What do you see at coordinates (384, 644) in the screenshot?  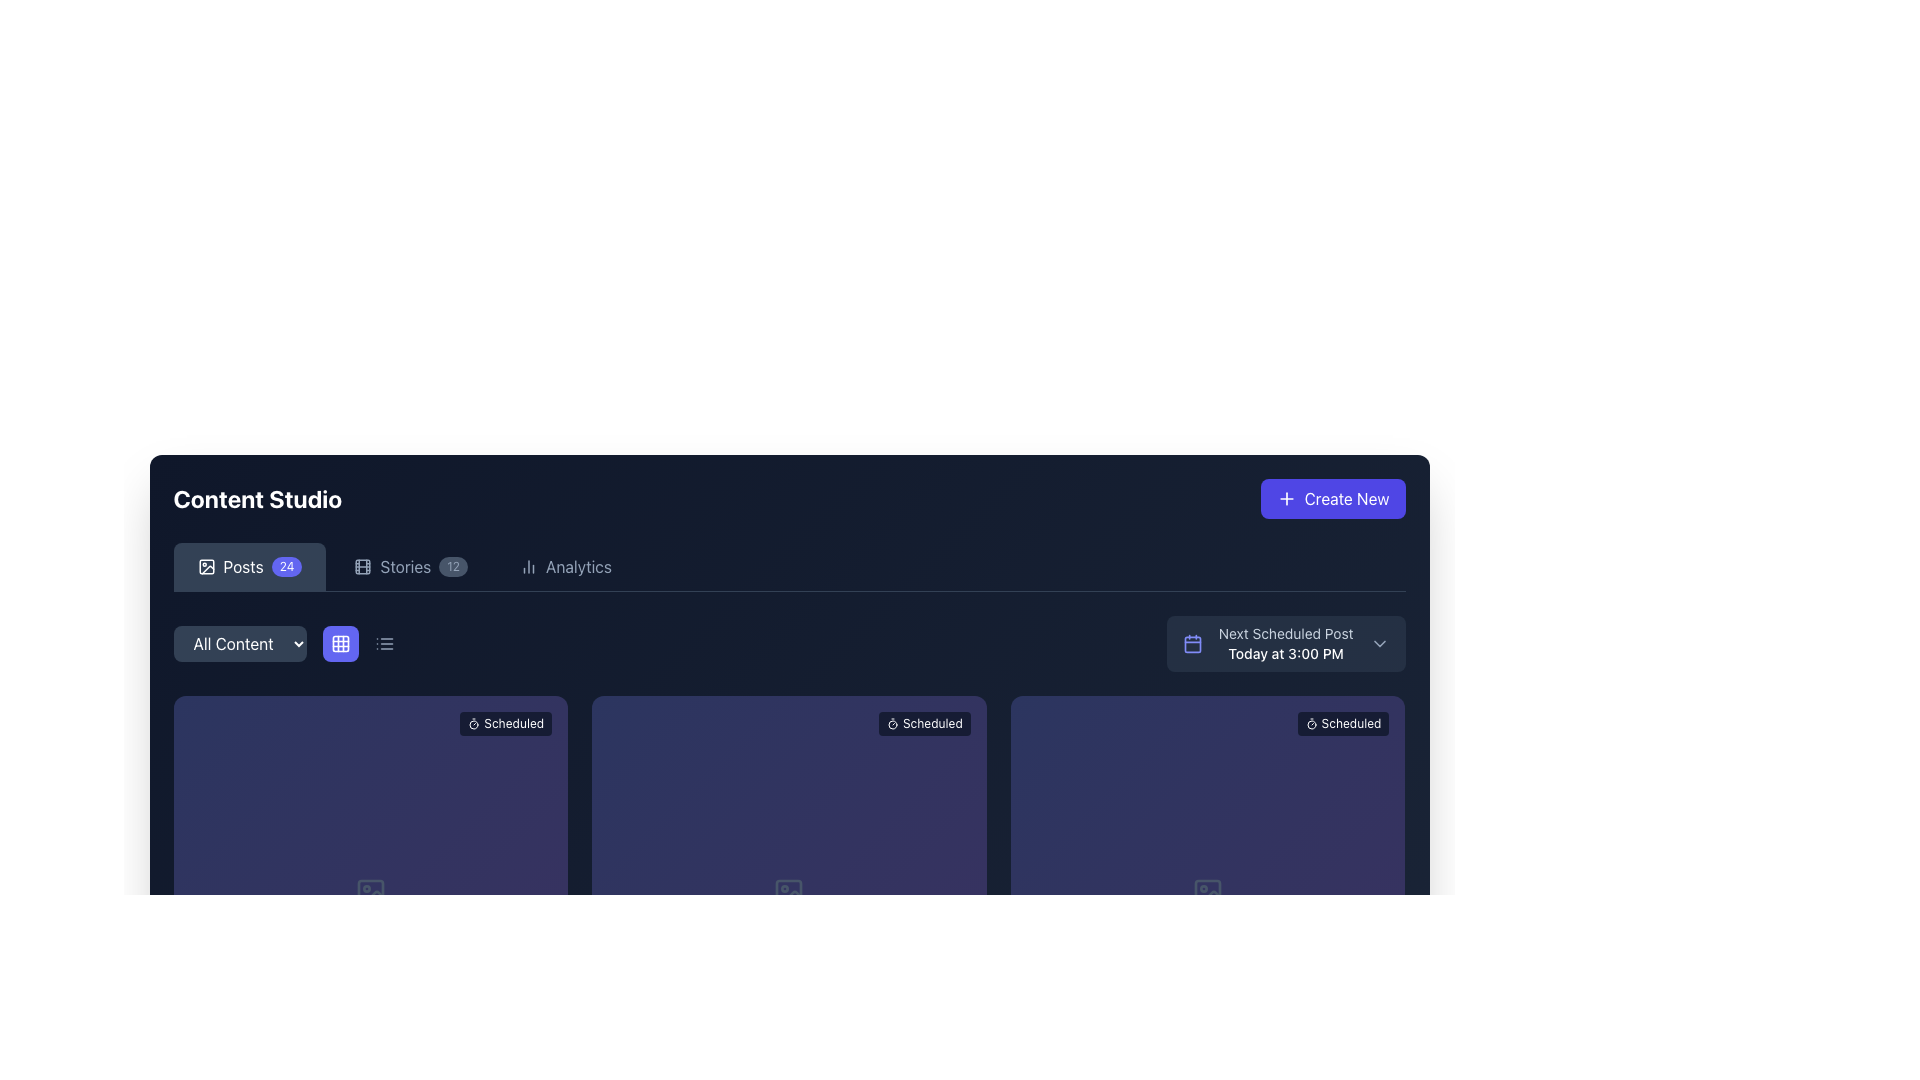 I see `the list view button located in the upper section of the interface within the 'Content Studio' horizontal selection bar, which is the second button of two layout selector buttons` at bounding box center [384, 644].